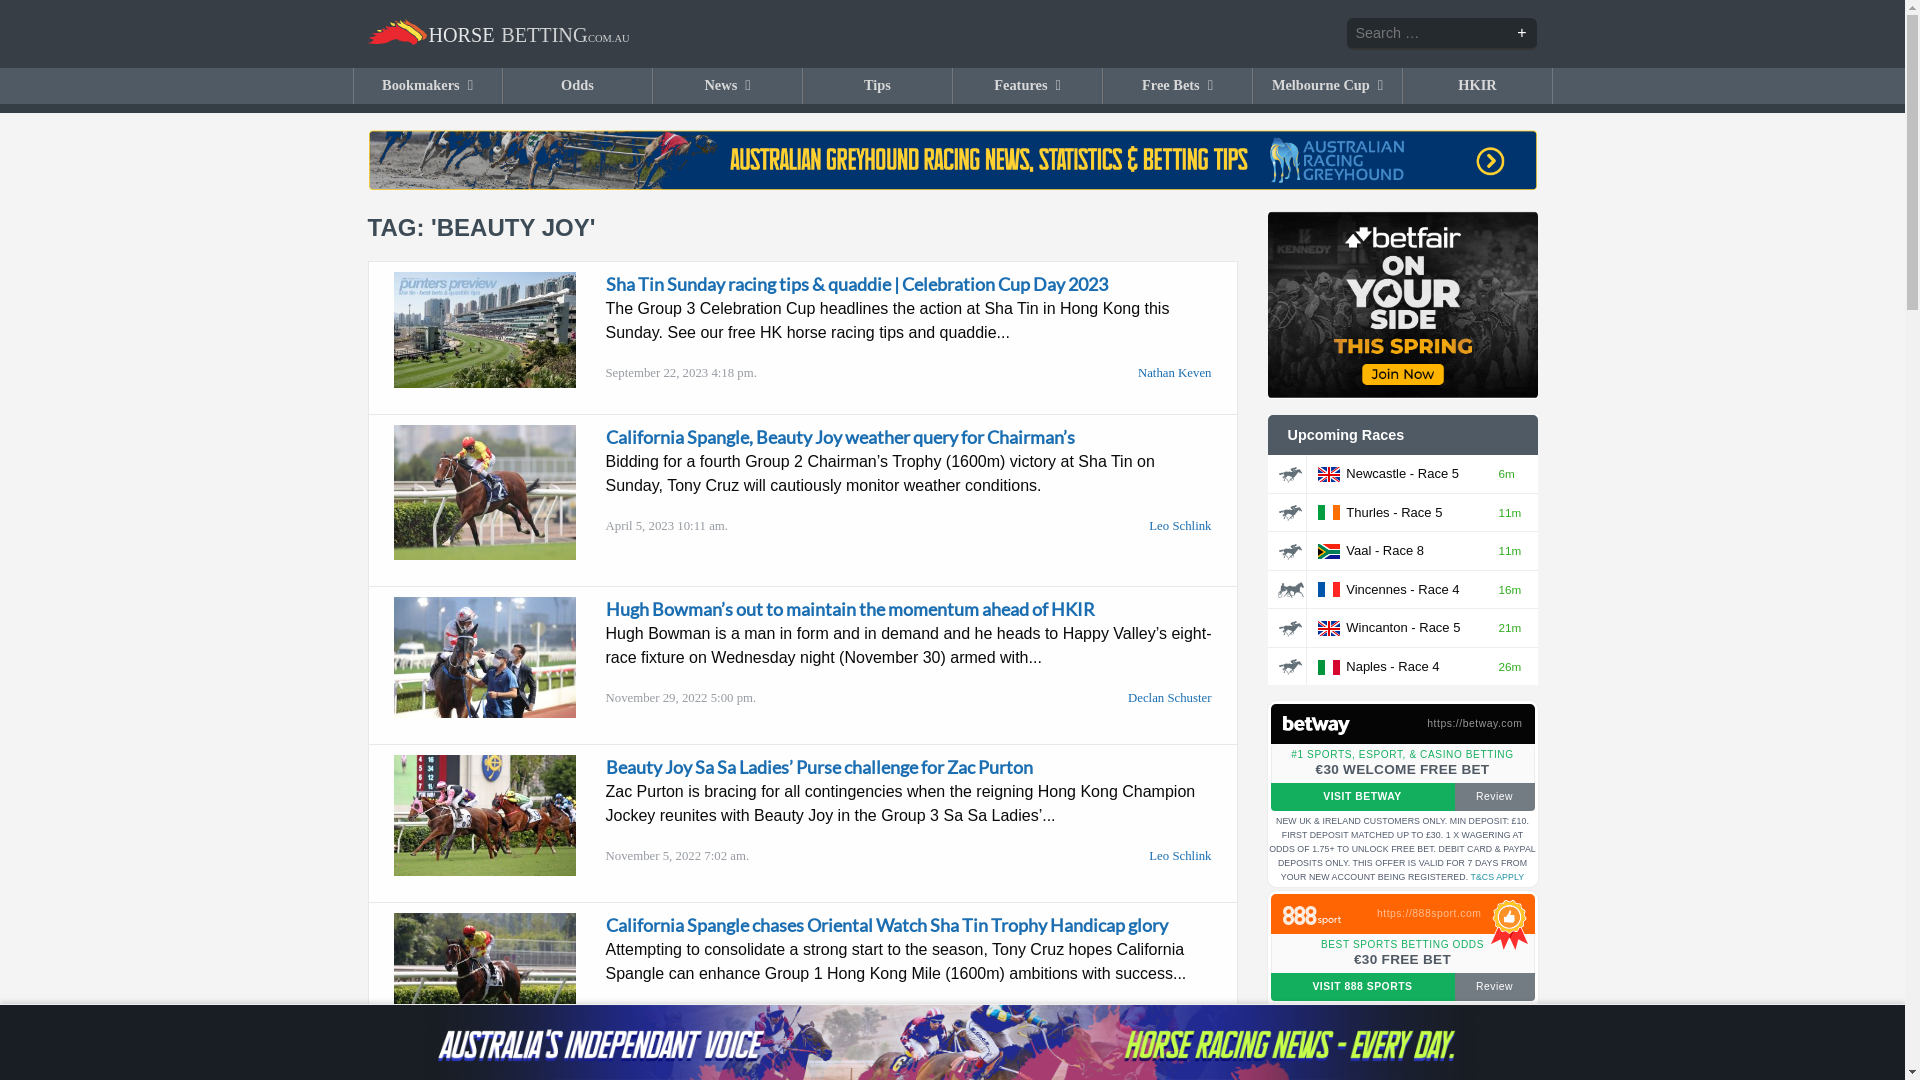 The image size is (1920, 1080). What do you see at coordinates (1478, 84) in the screenshot?
I see `'HKIR'` at bounding box center [1478, 84].